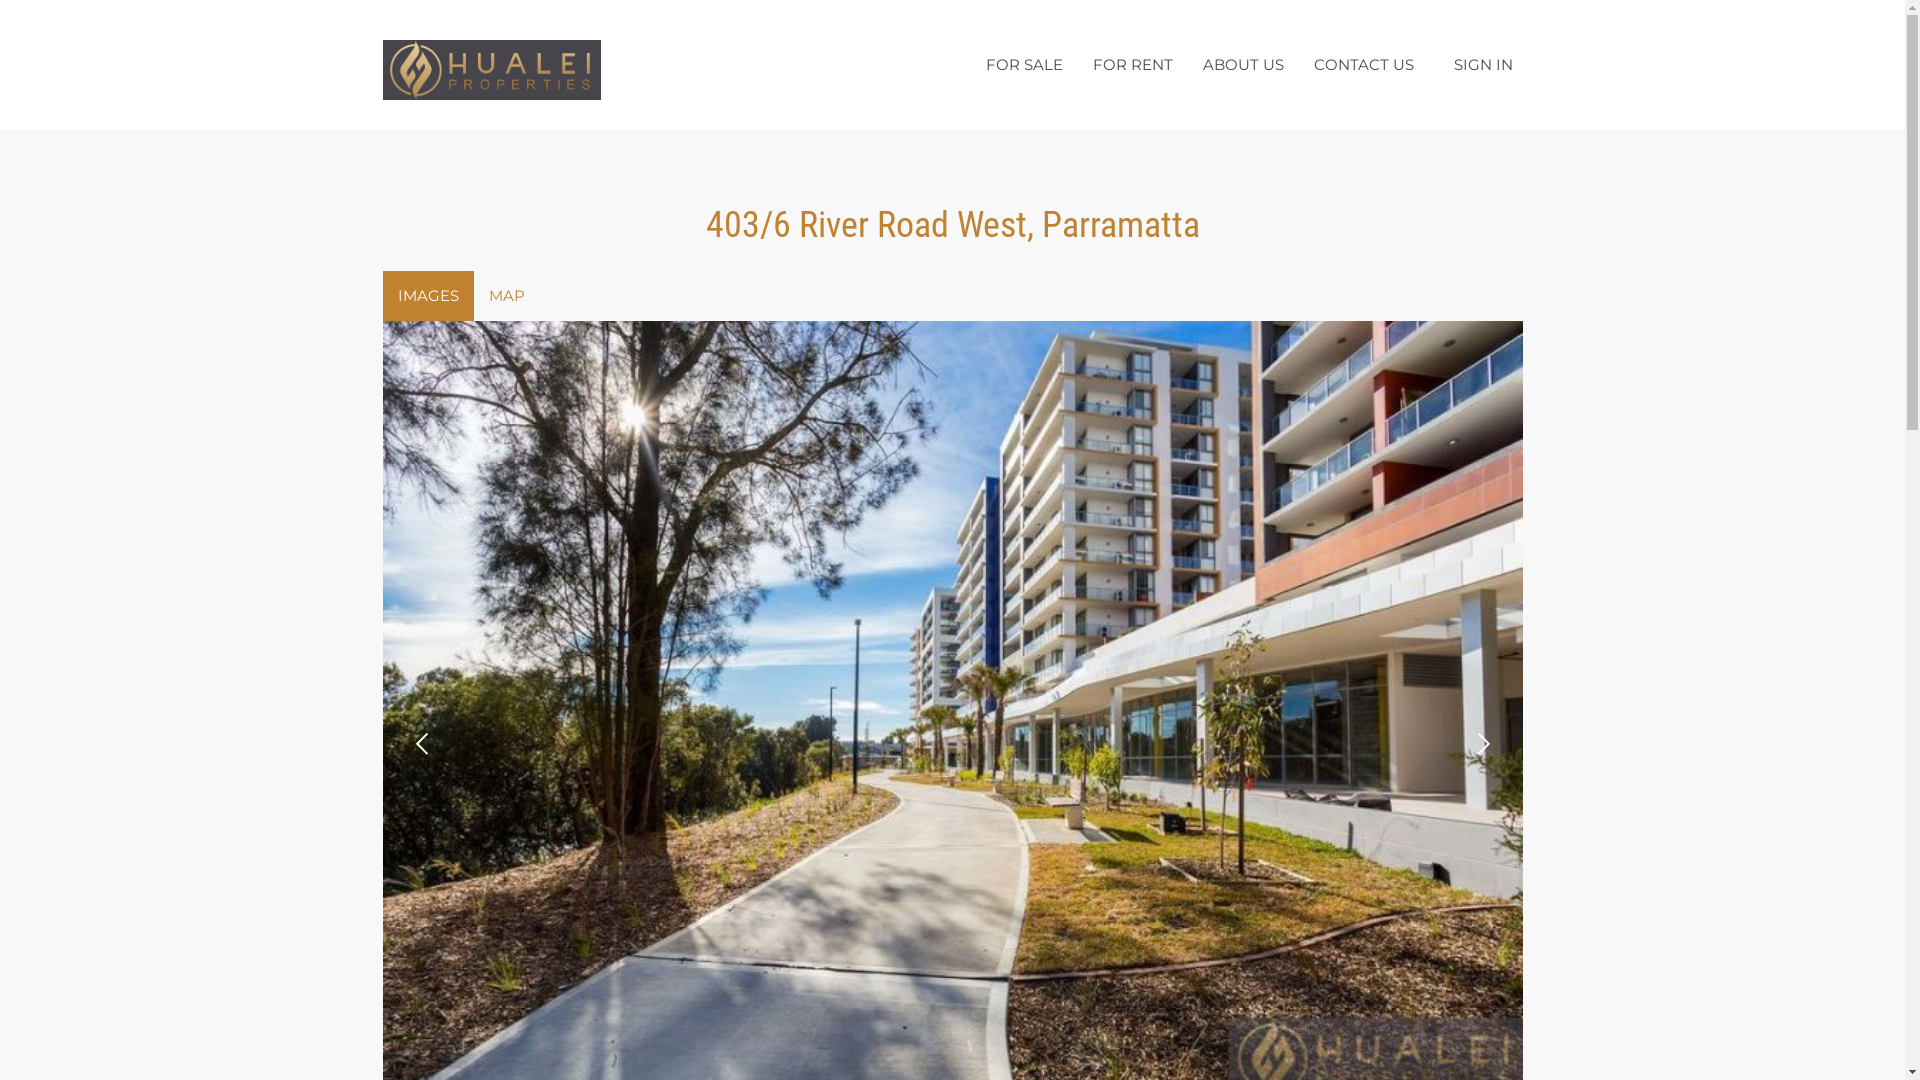 This screenshot has width=1920, height=1080. I want to click on 'ABOUT US', so click(1188, 63).